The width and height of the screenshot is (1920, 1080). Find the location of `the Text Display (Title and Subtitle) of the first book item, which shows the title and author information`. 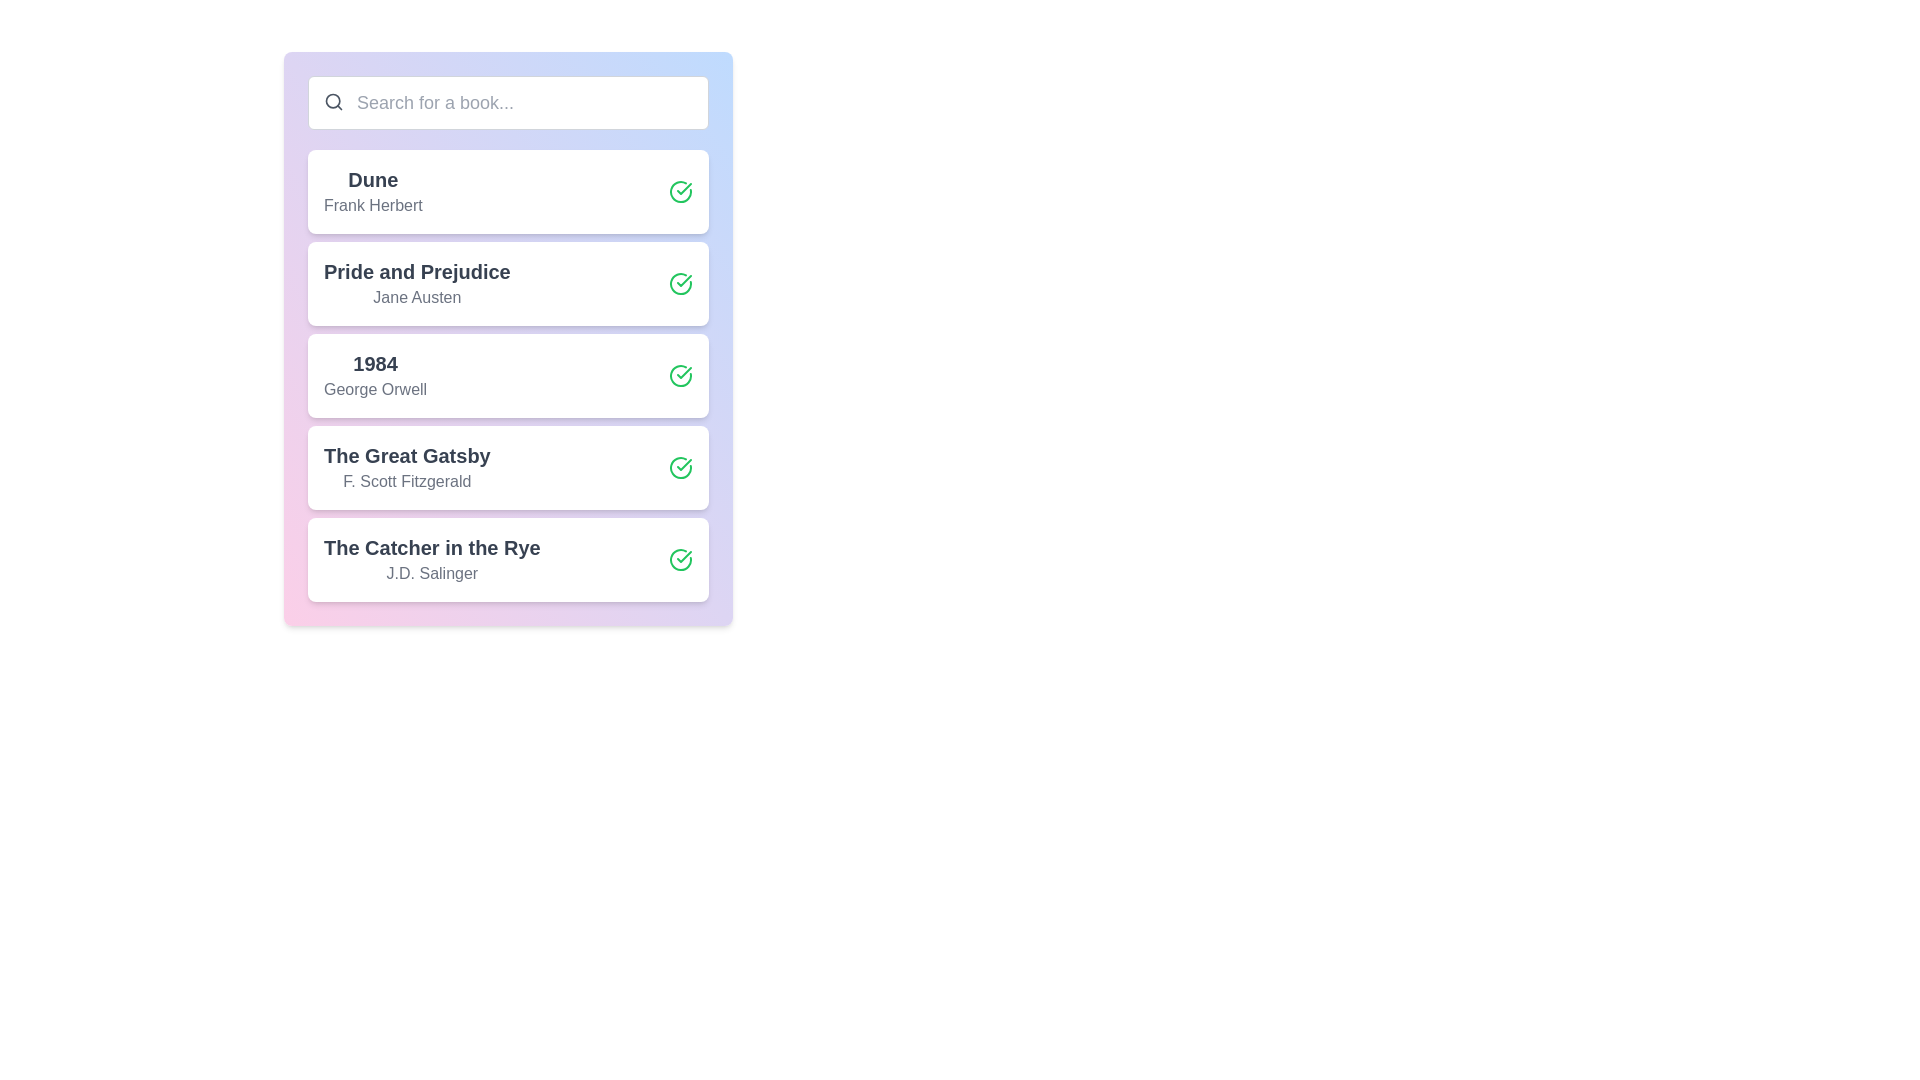

the Text Display (Title and Subtitle) of the first book item, which shows the title and author information is located at coordinates (373, 192).